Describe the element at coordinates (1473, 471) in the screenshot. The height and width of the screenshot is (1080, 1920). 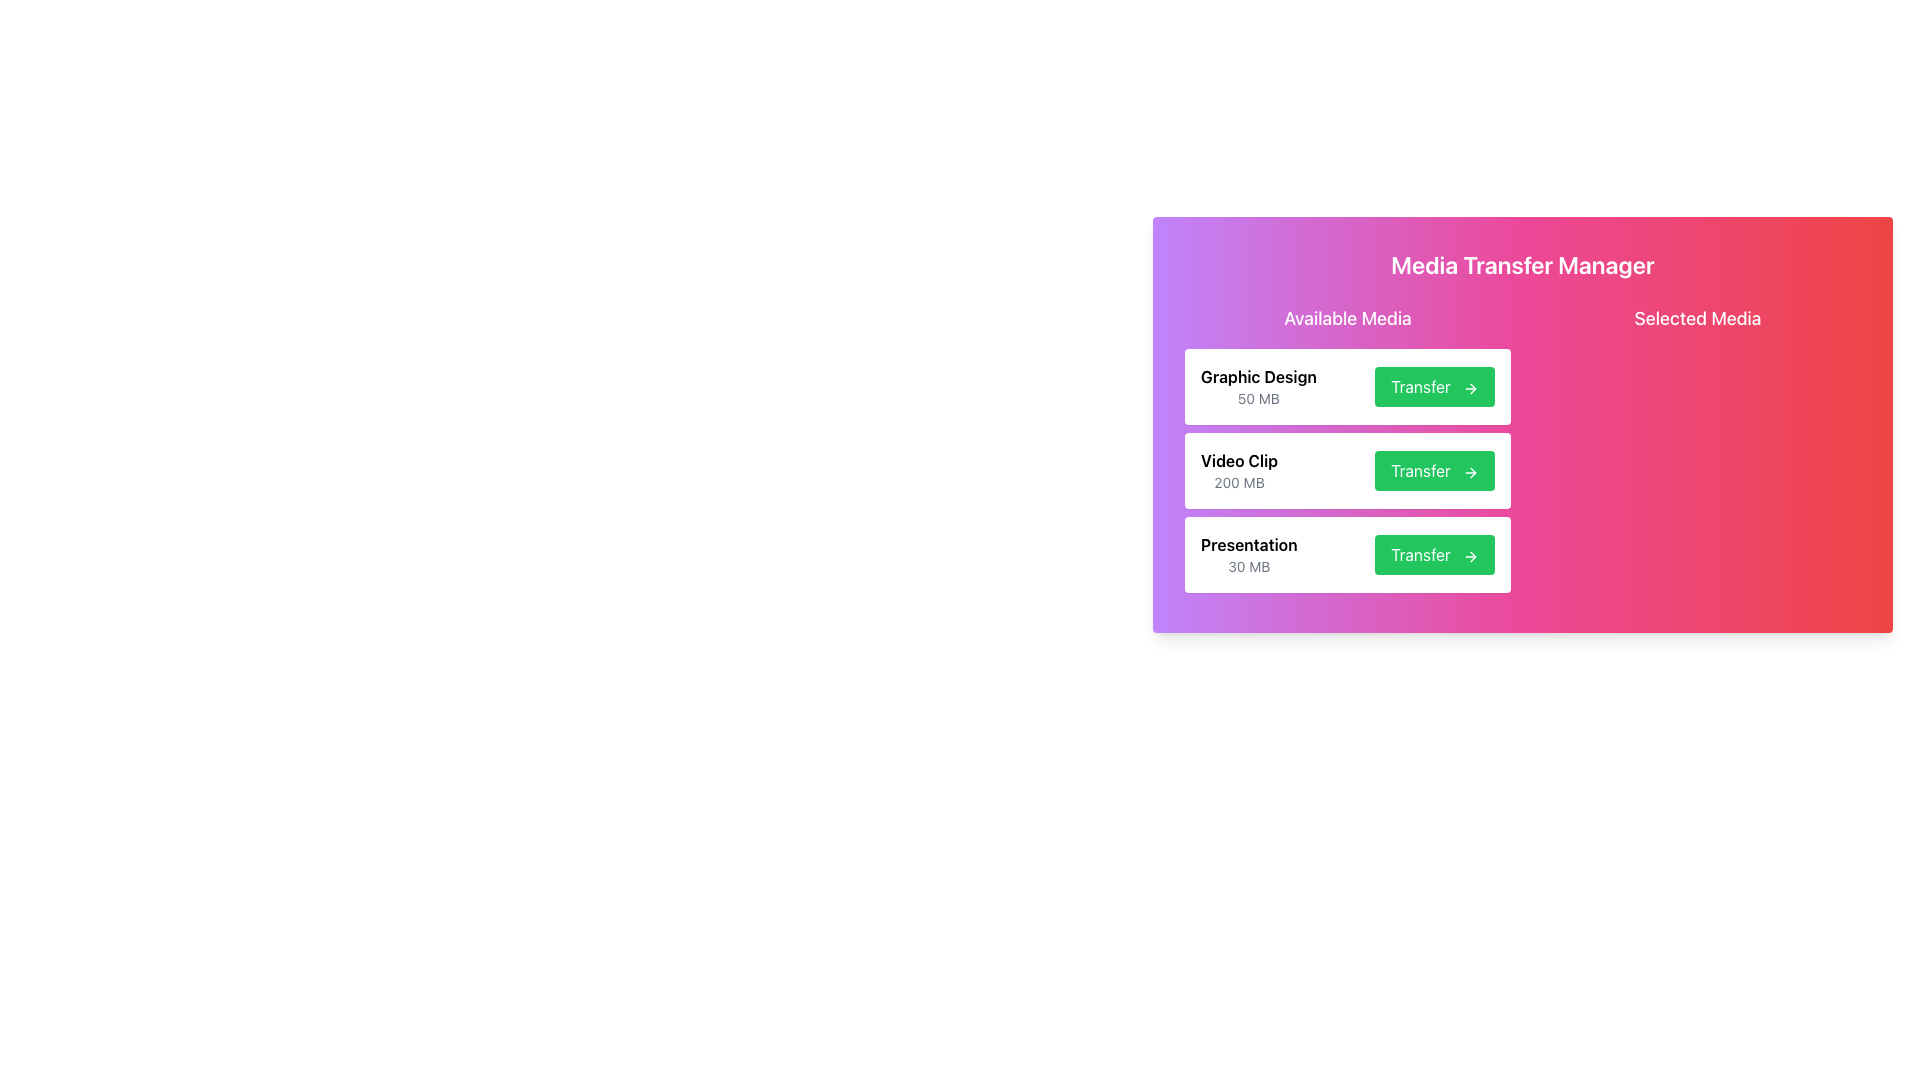
I see `the stylized arrow icon of the 'Transfer' button located` at that location.